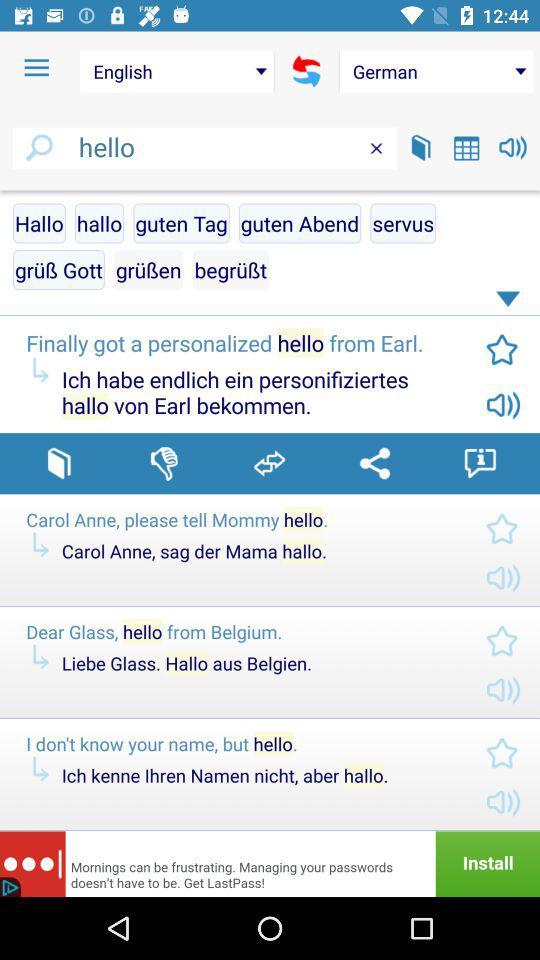 This screenshot has width=540, height=960. Describe the element at coordinates (513, 146) in the screenshot. I see `speak the word` at that location.